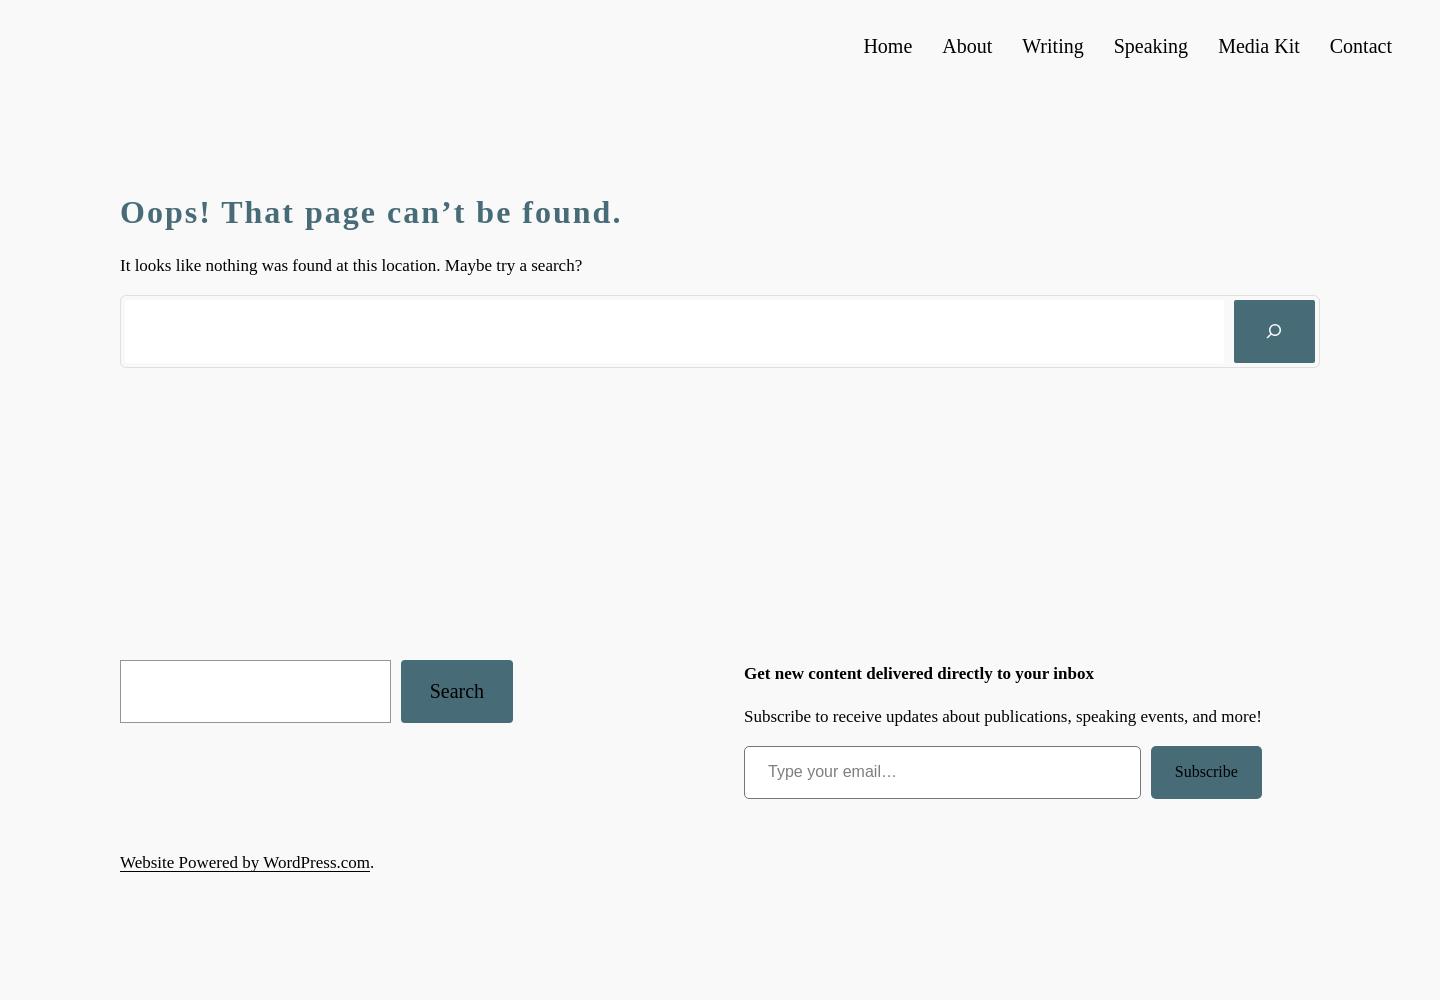 This screenshot has height=1000, width=1440. What do you see at coordinates (1204, 771) in the screenshot?
I see `'Subscribe'` at bounding box center [1204, 771].